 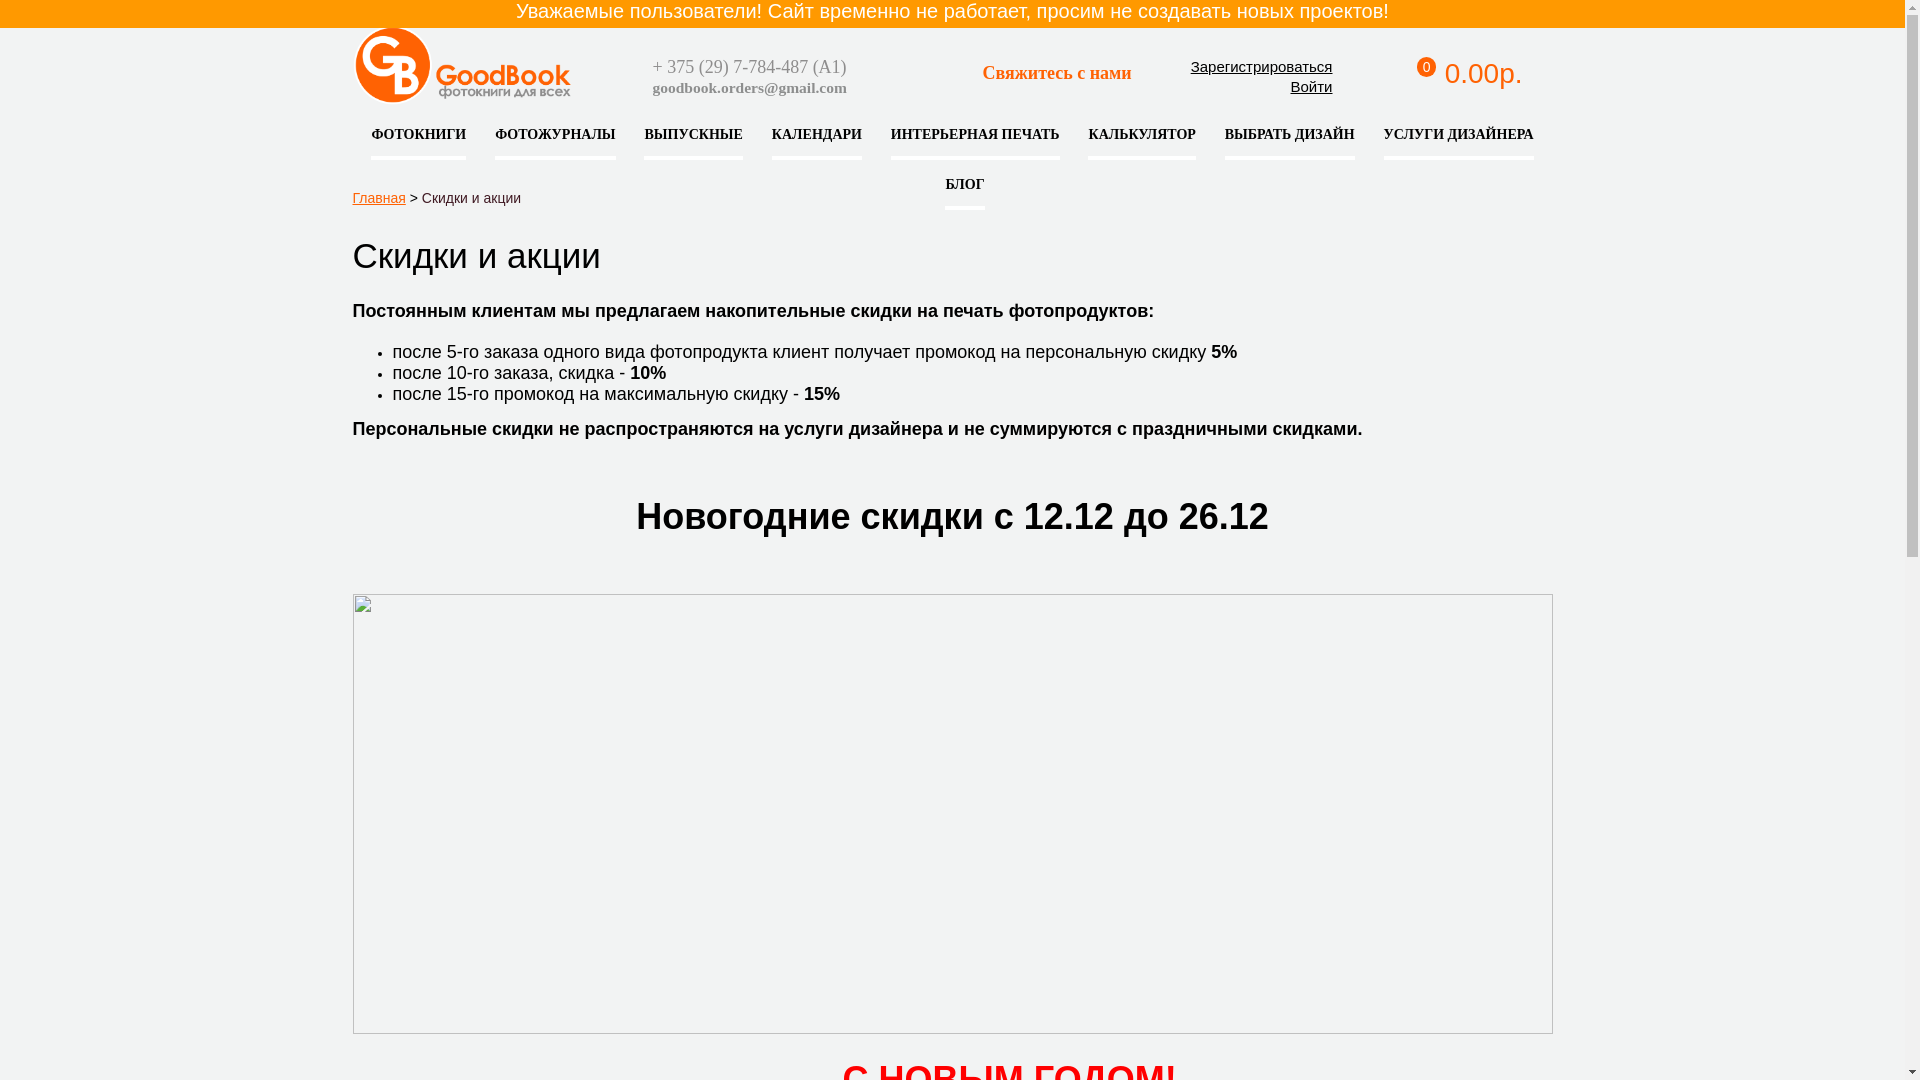 I want to click on 'Good Book Design Studio', so click(x=577, y=80).